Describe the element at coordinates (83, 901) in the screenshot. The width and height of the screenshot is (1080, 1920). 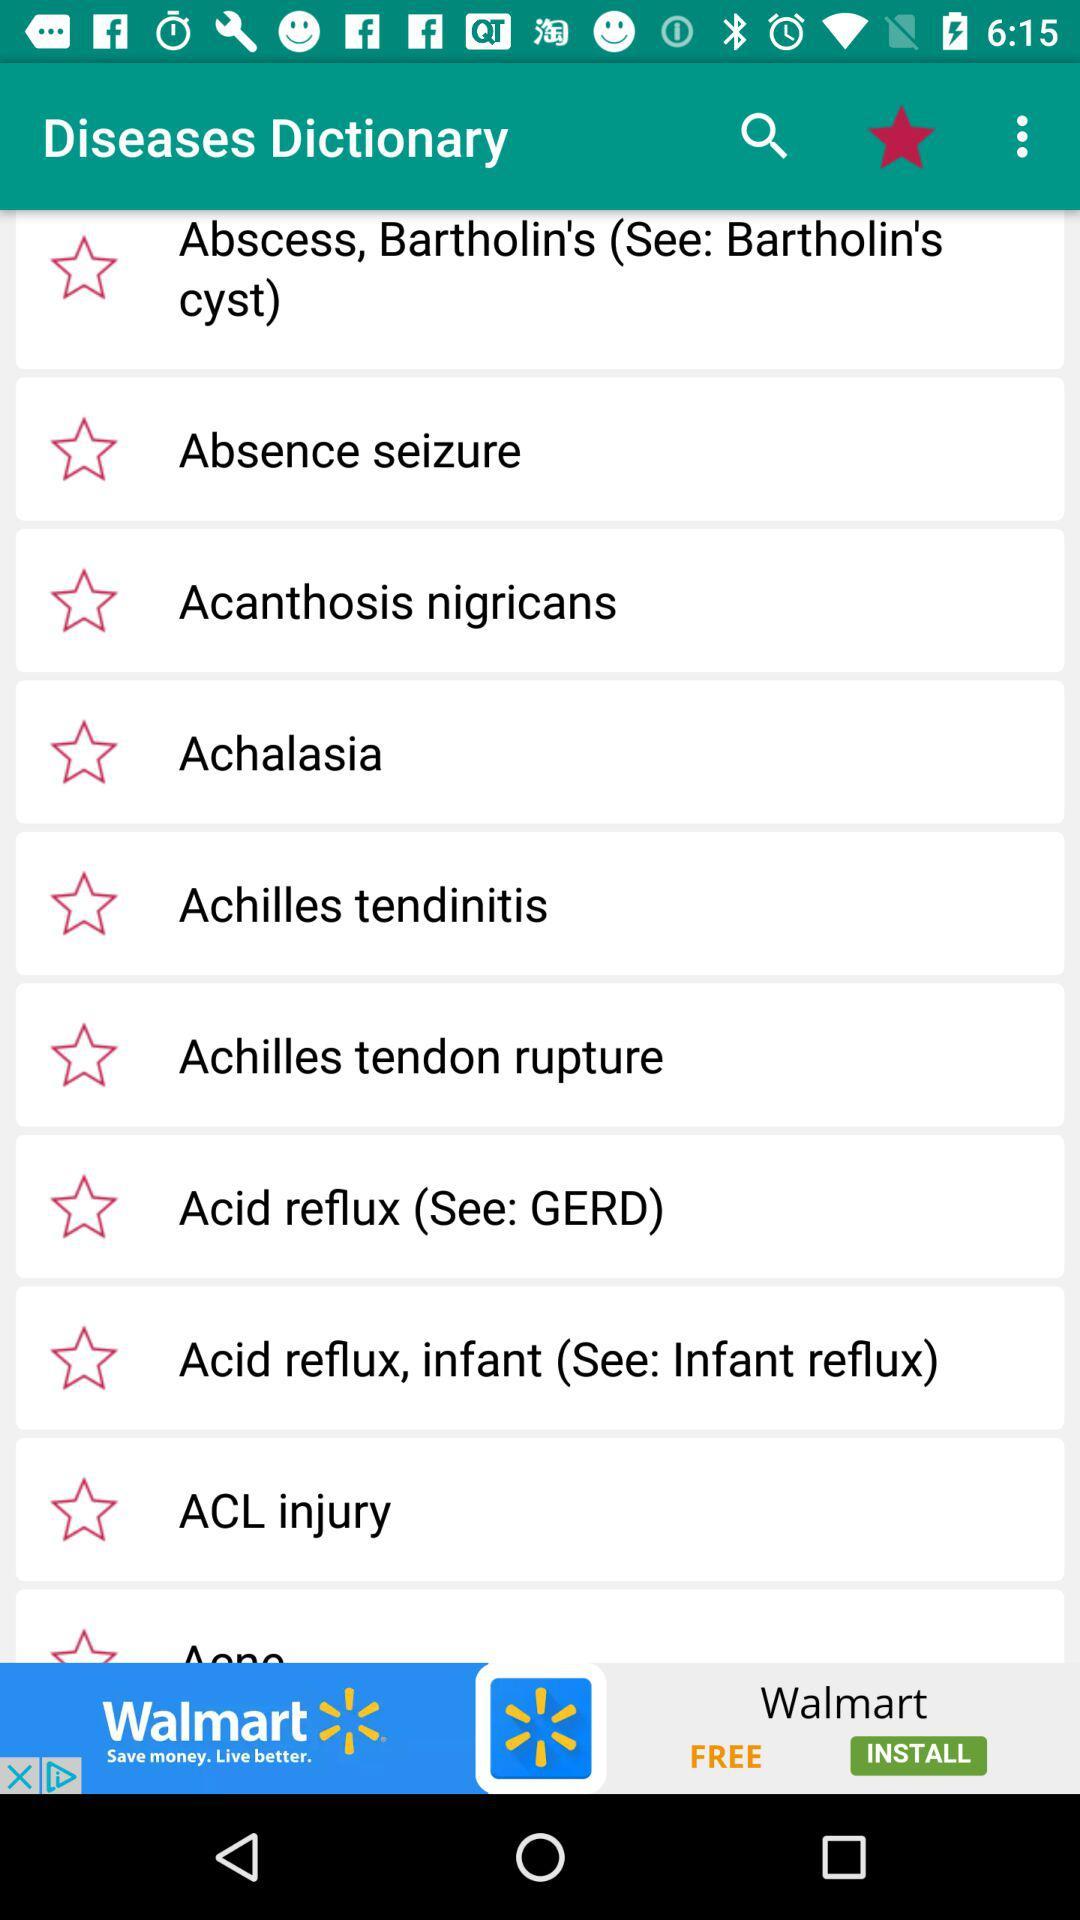
I see `favorite` at that location.